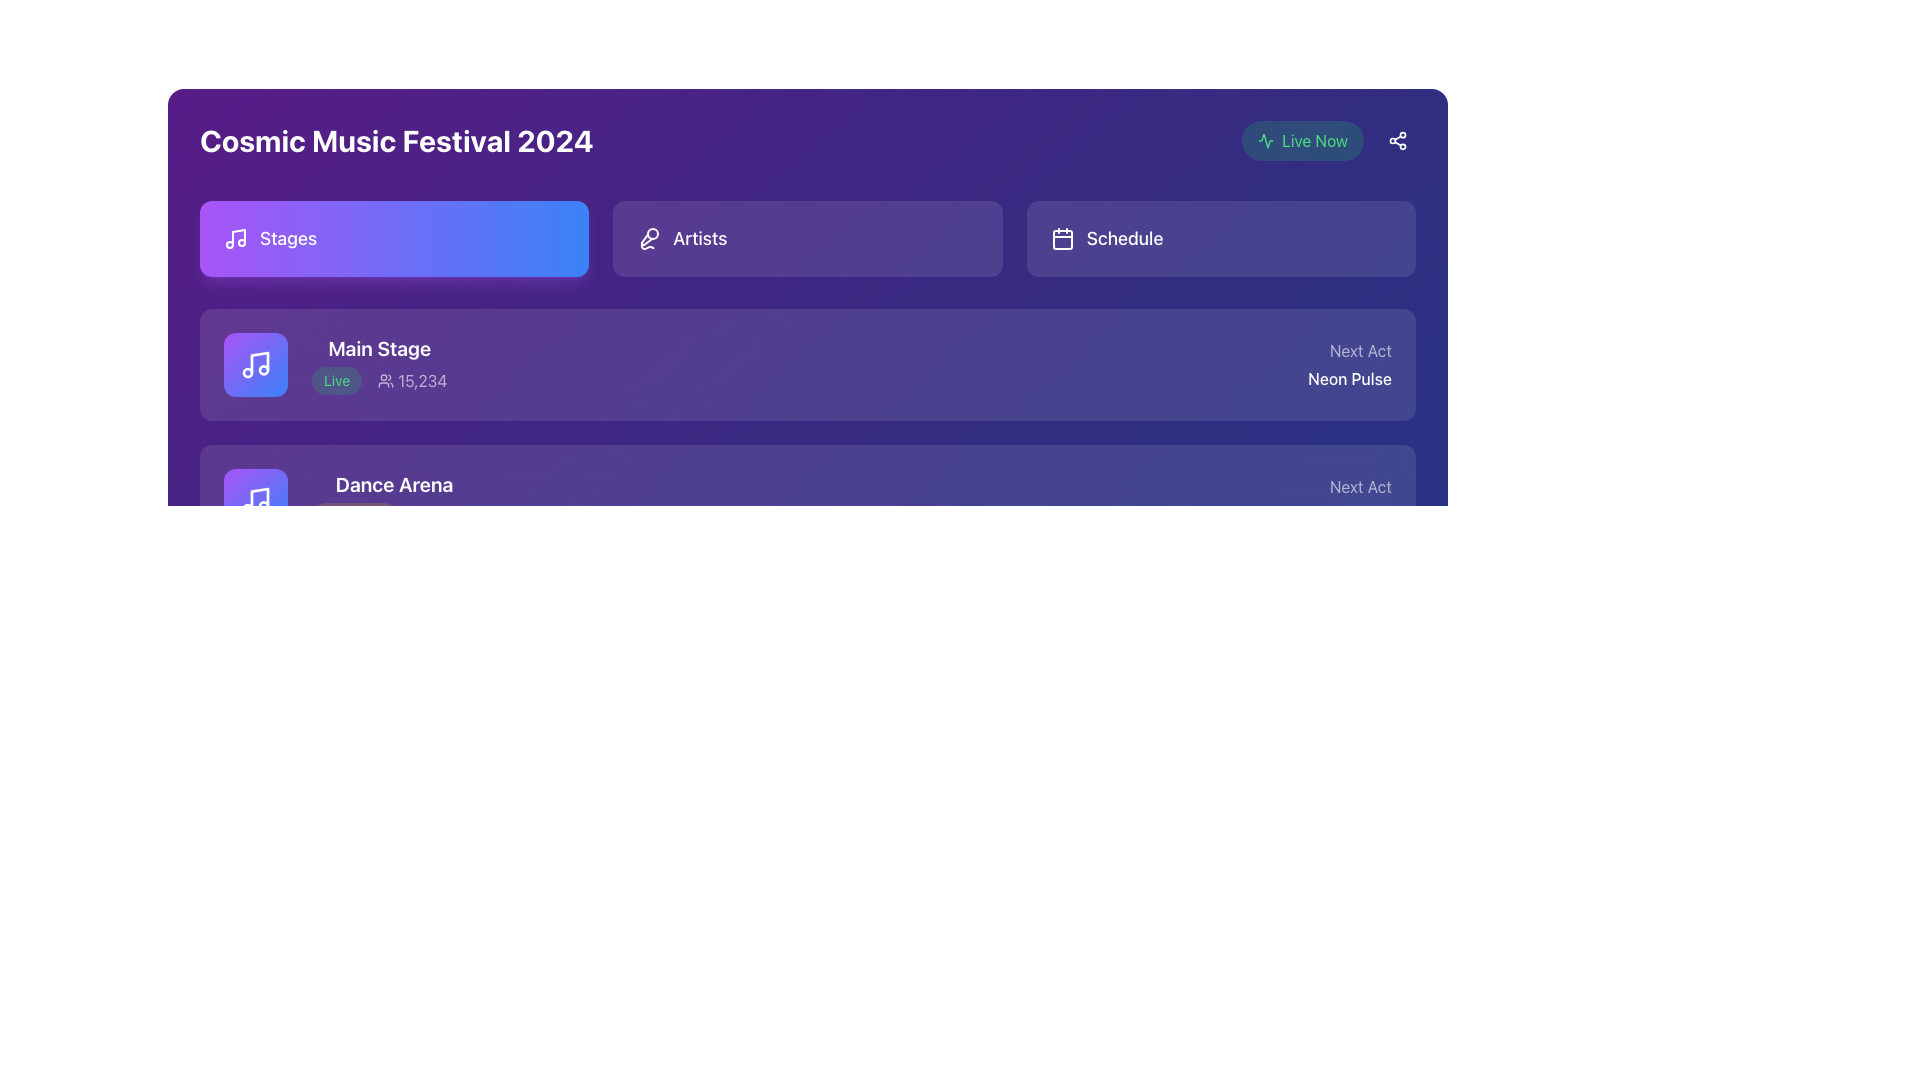 This screenshot has width=1920, height=1080. Describe the element at coordinates (1061, 238) in the screenshot. I see `the calendar icon located in the top-right section of the interface to trigger actions` at that location.